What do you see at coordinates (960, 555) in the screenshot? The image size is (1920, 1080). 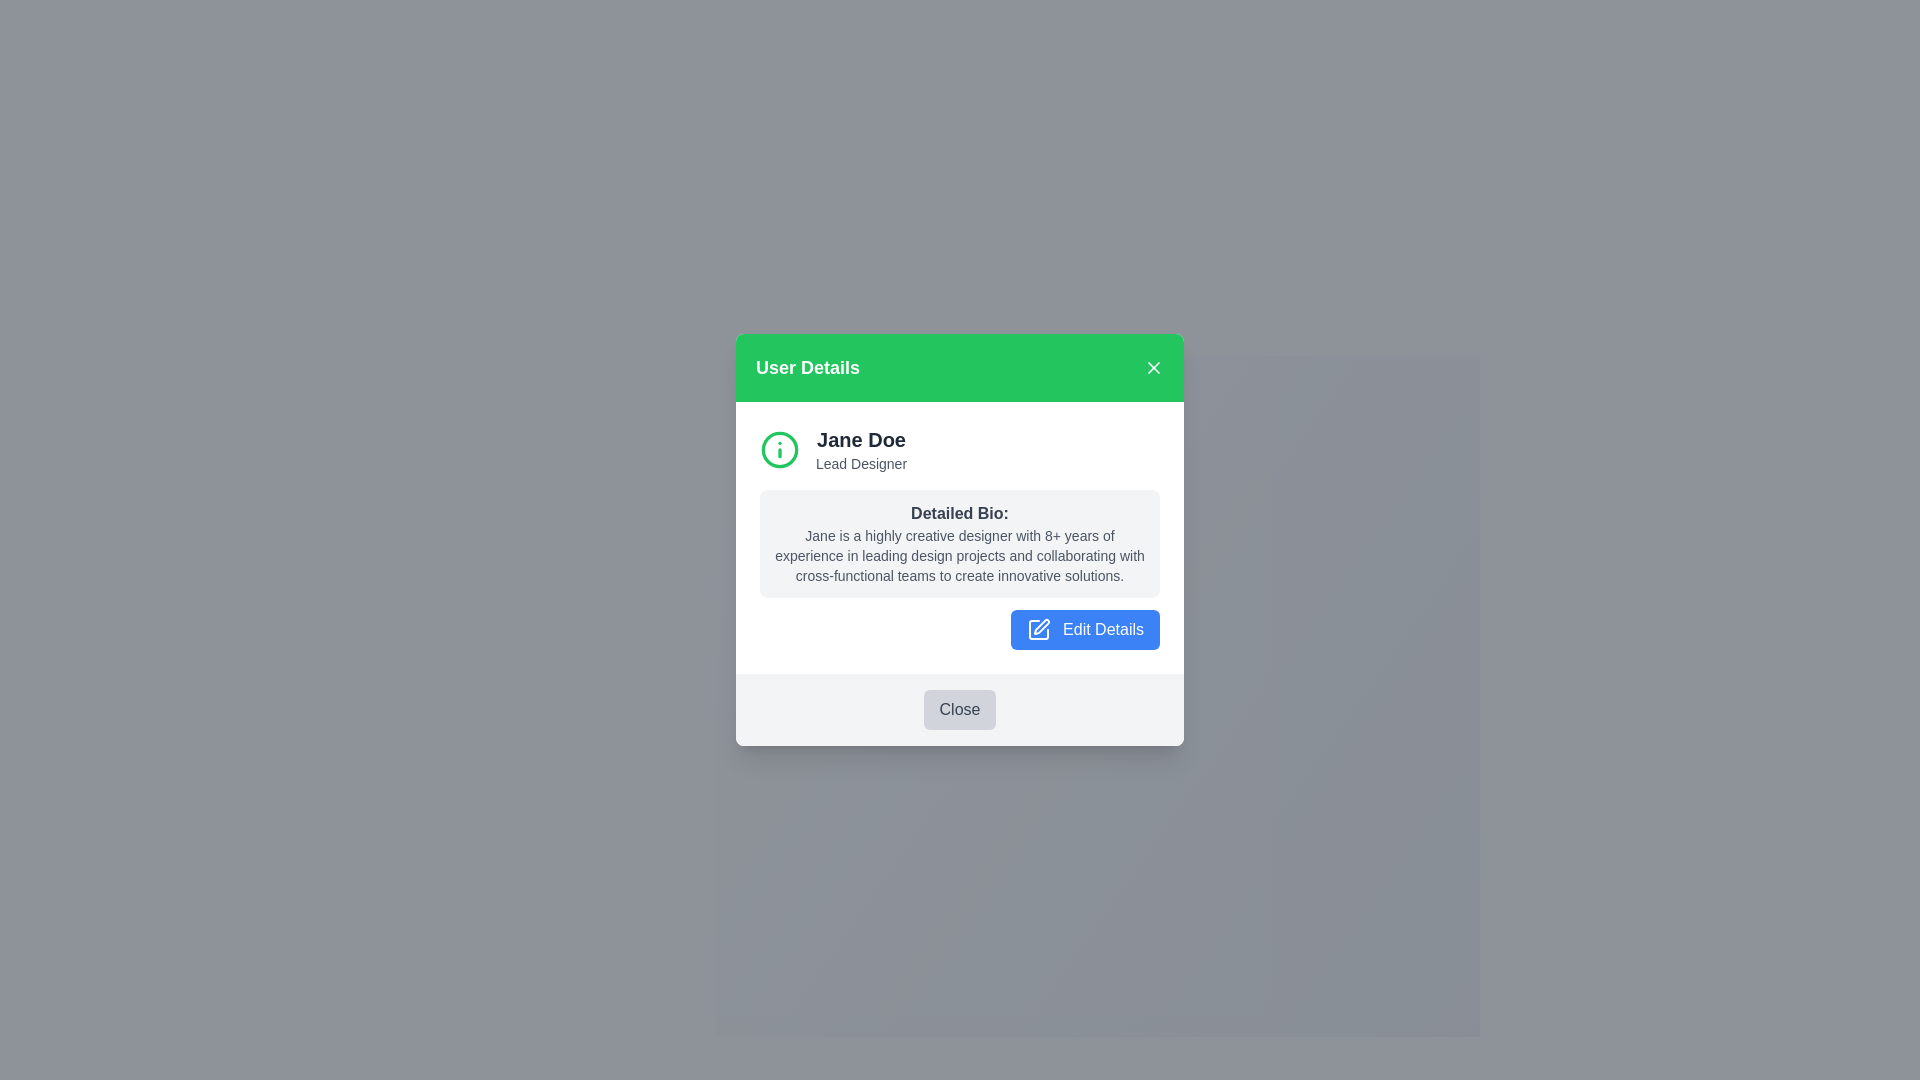 I see `the descriptive text block located below the 'Detailed Bio:' heading and above the 'Edit Details' button` at bounding box center [960, 555].